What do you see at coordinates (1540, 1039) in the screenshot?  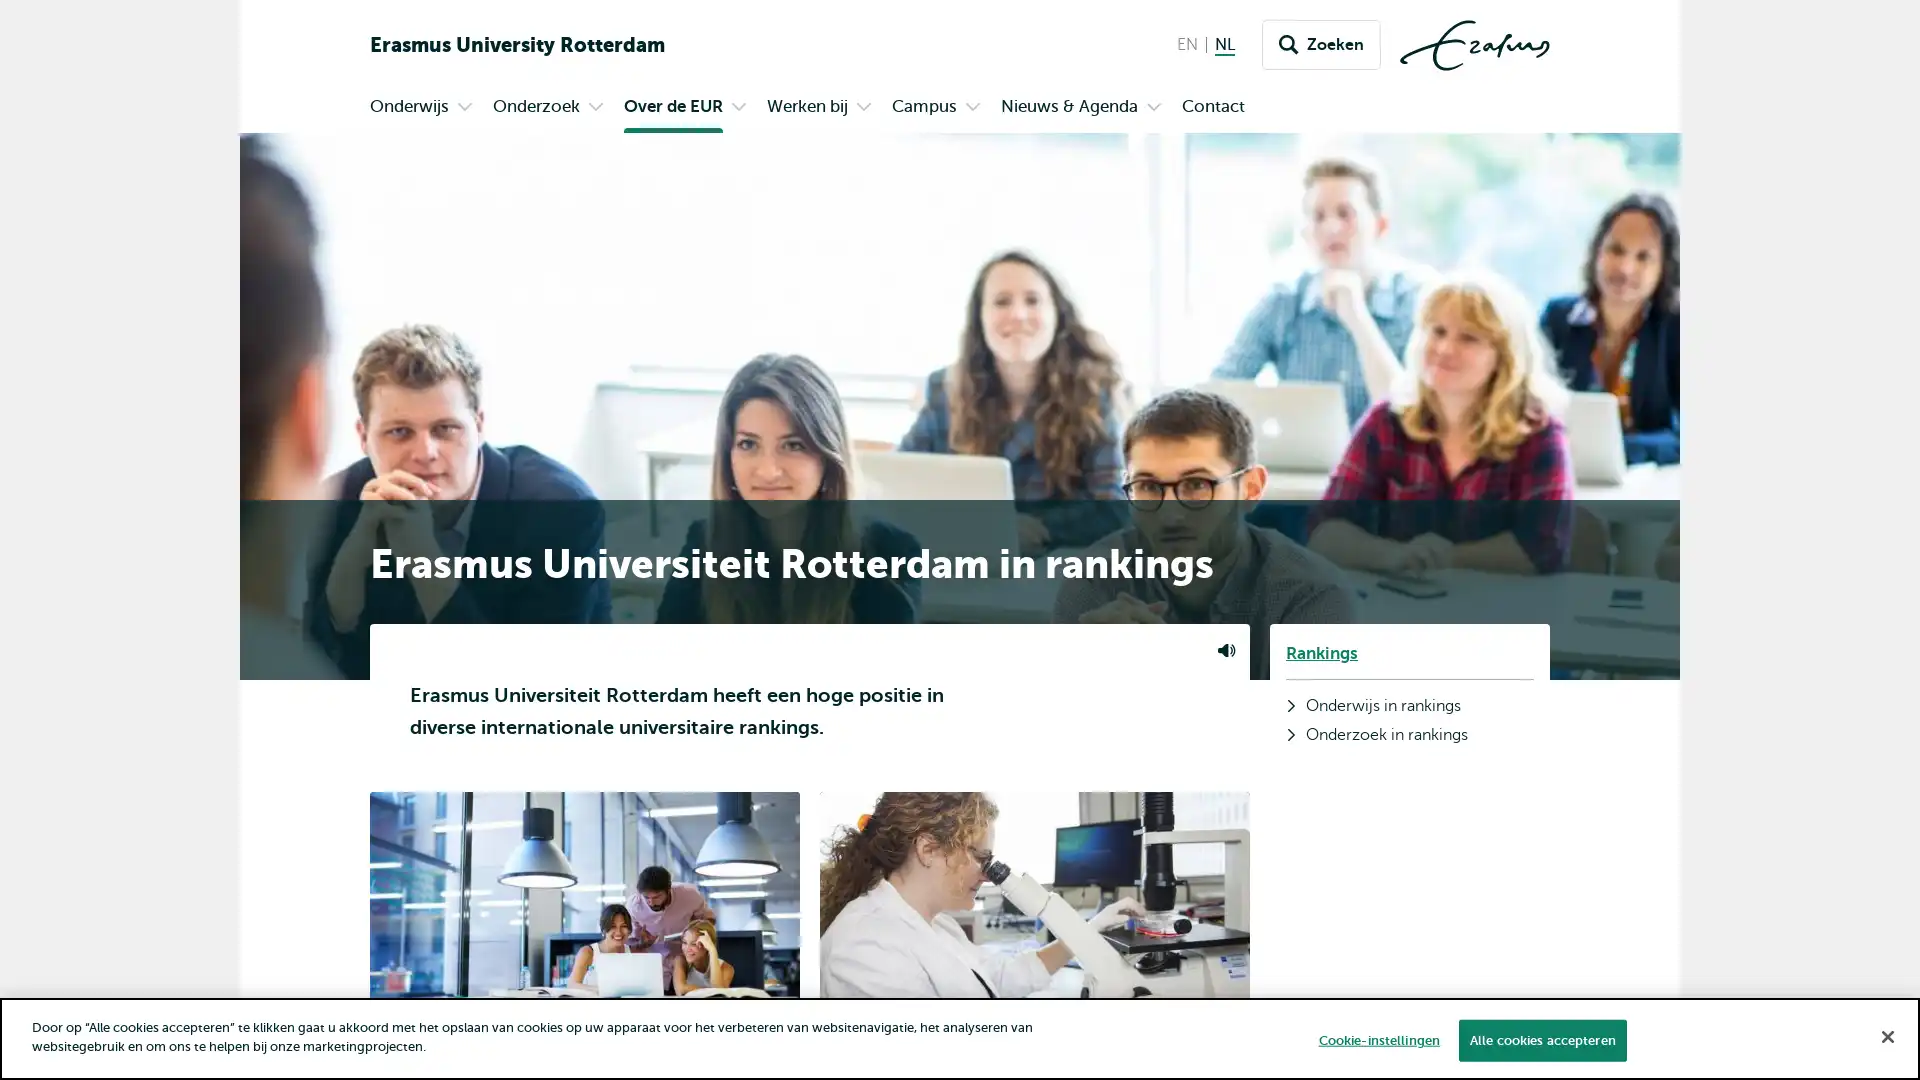 I see `Alle cookies accepteren` at bounding box center [1540, 1039].